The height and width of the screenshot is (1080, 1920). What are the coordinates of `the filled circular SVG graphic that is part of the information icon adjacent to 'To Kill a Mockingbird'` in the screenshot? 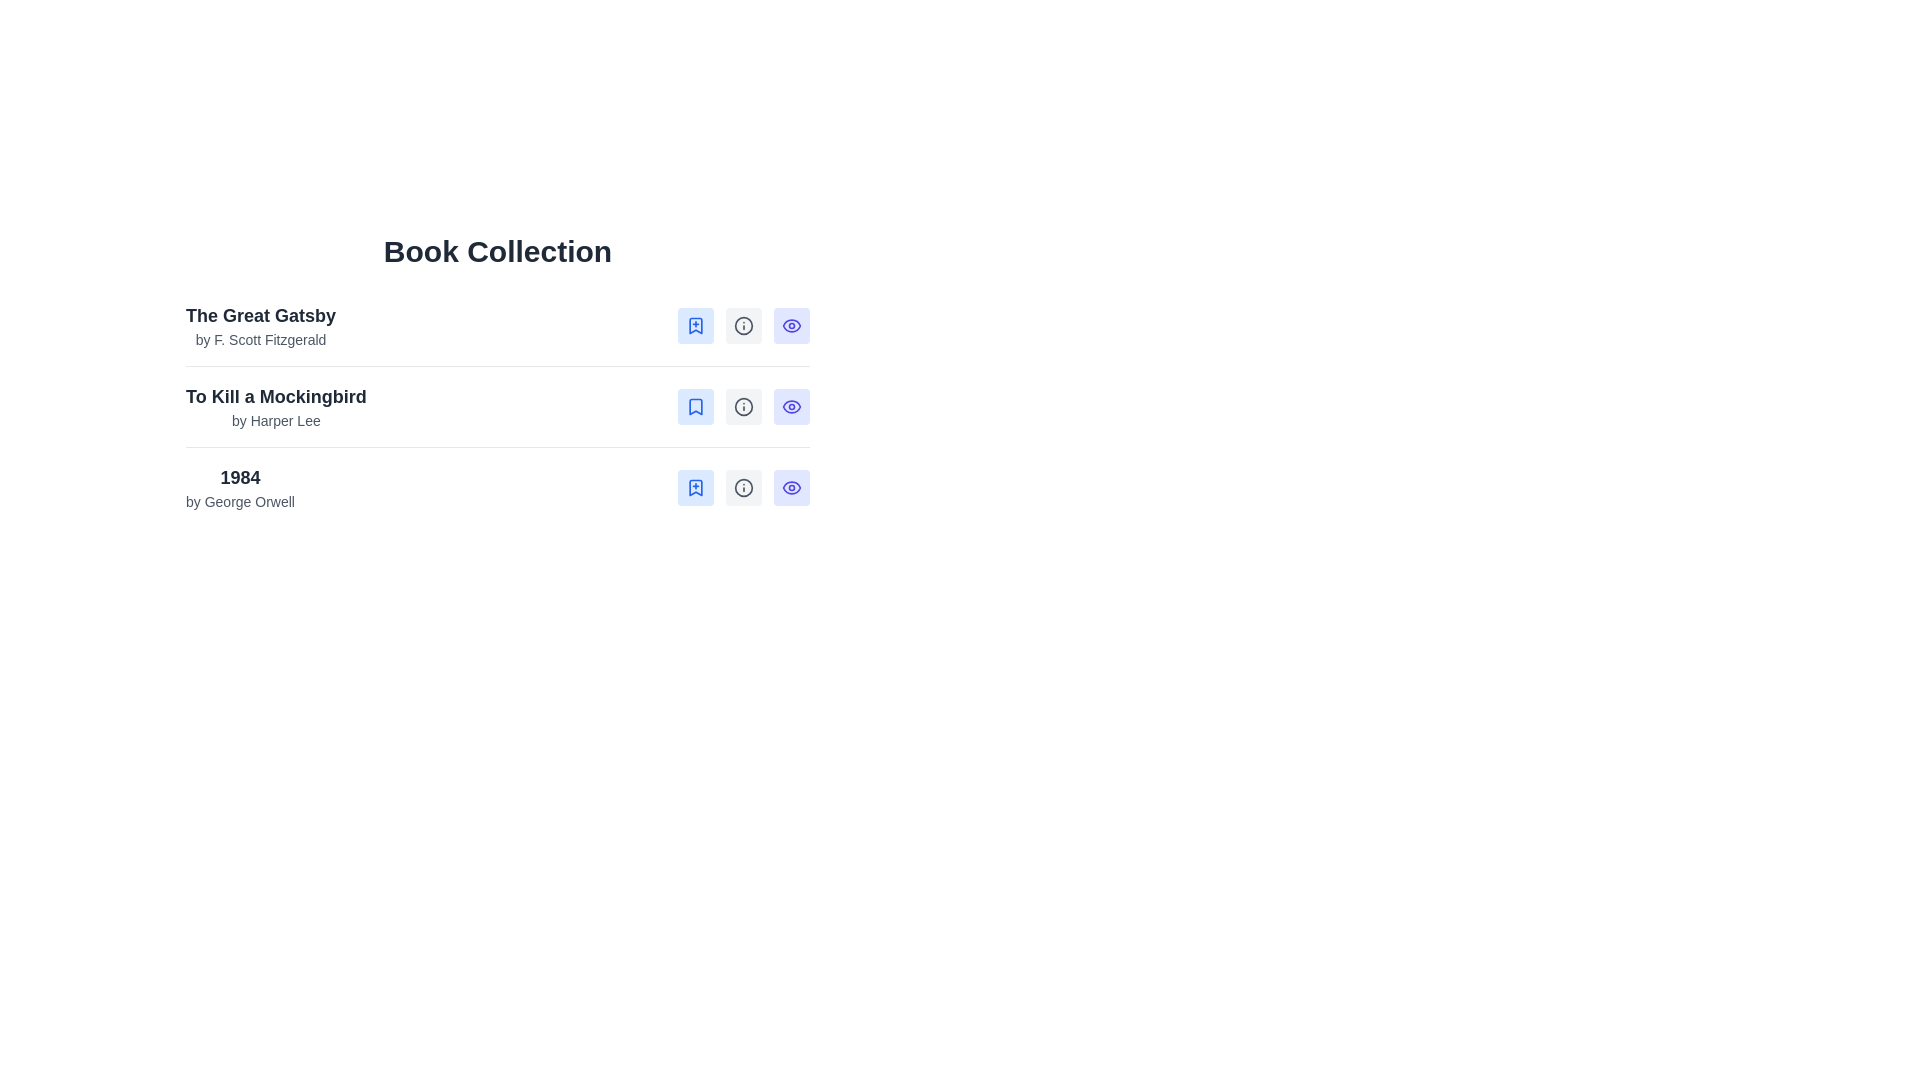 It's located at (743, 325).